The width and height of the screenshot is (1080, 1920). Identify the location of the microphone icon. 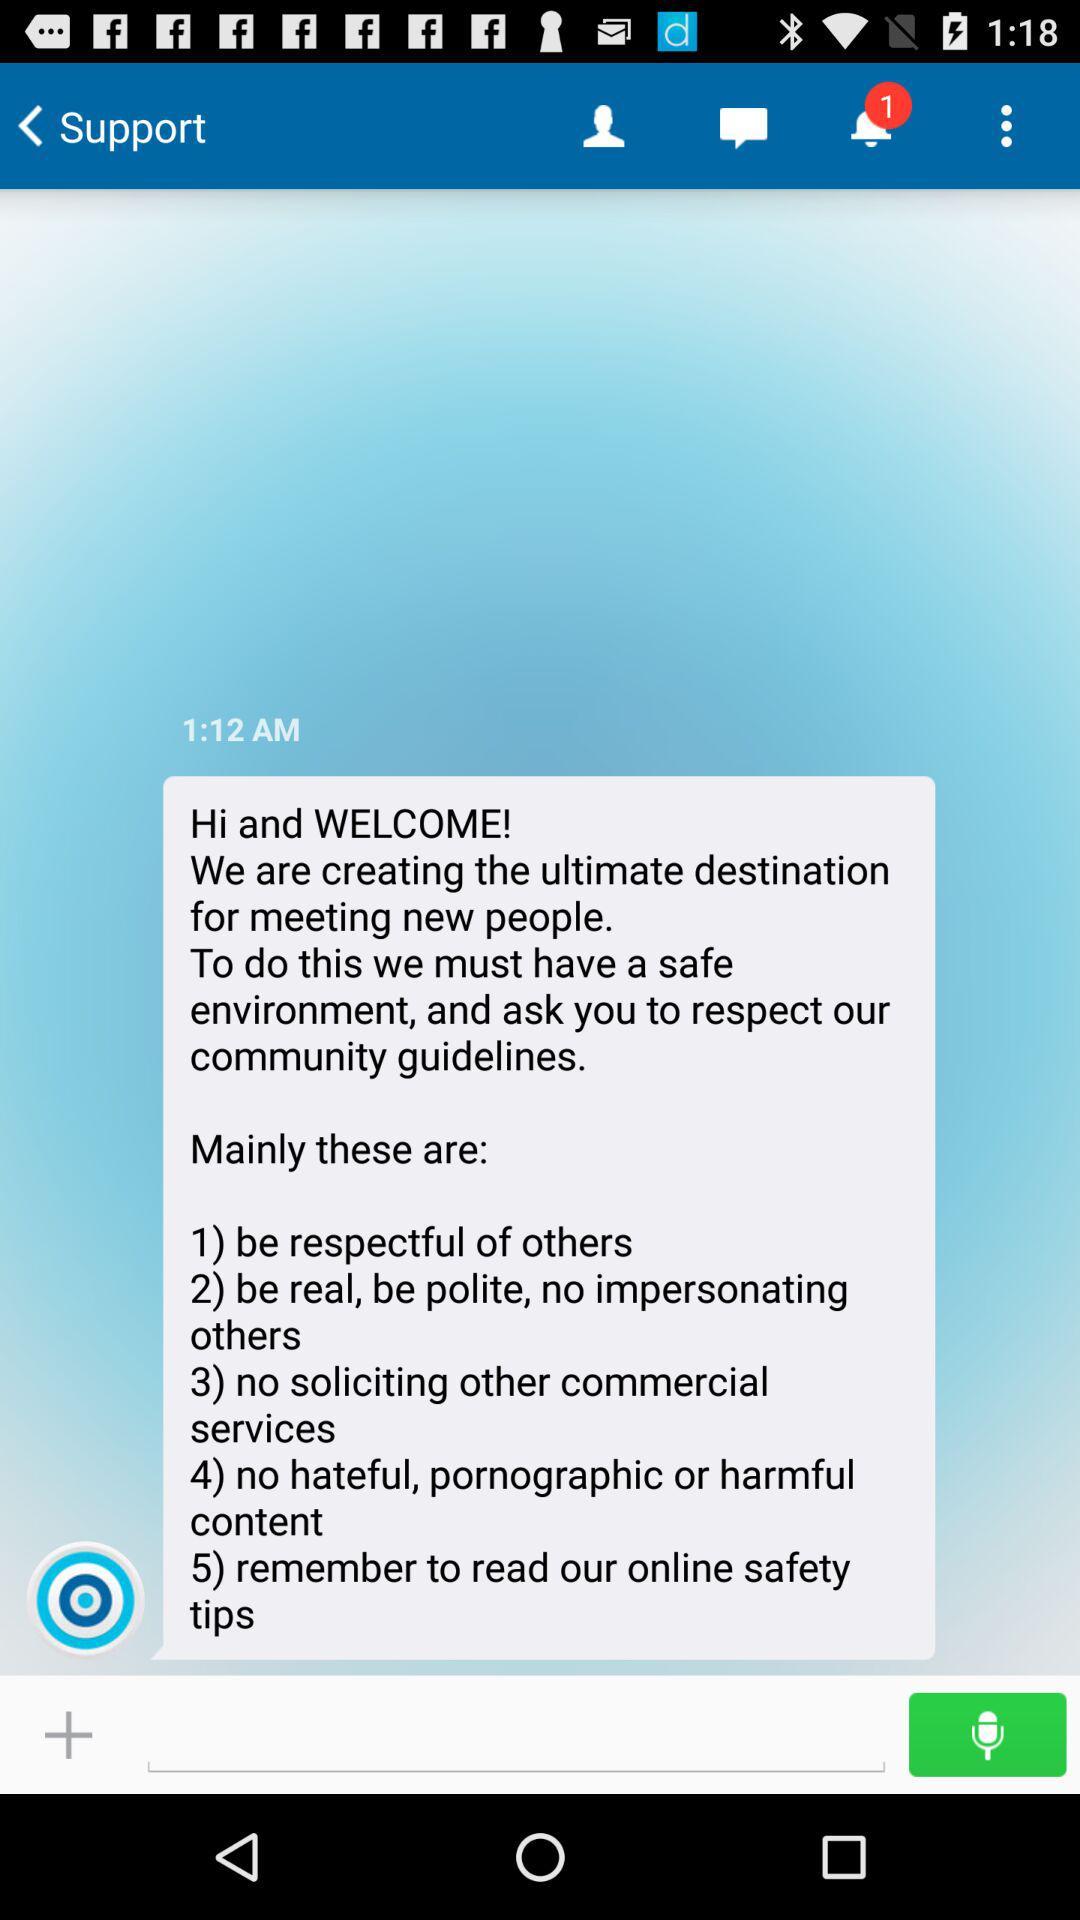
(986, 1855).